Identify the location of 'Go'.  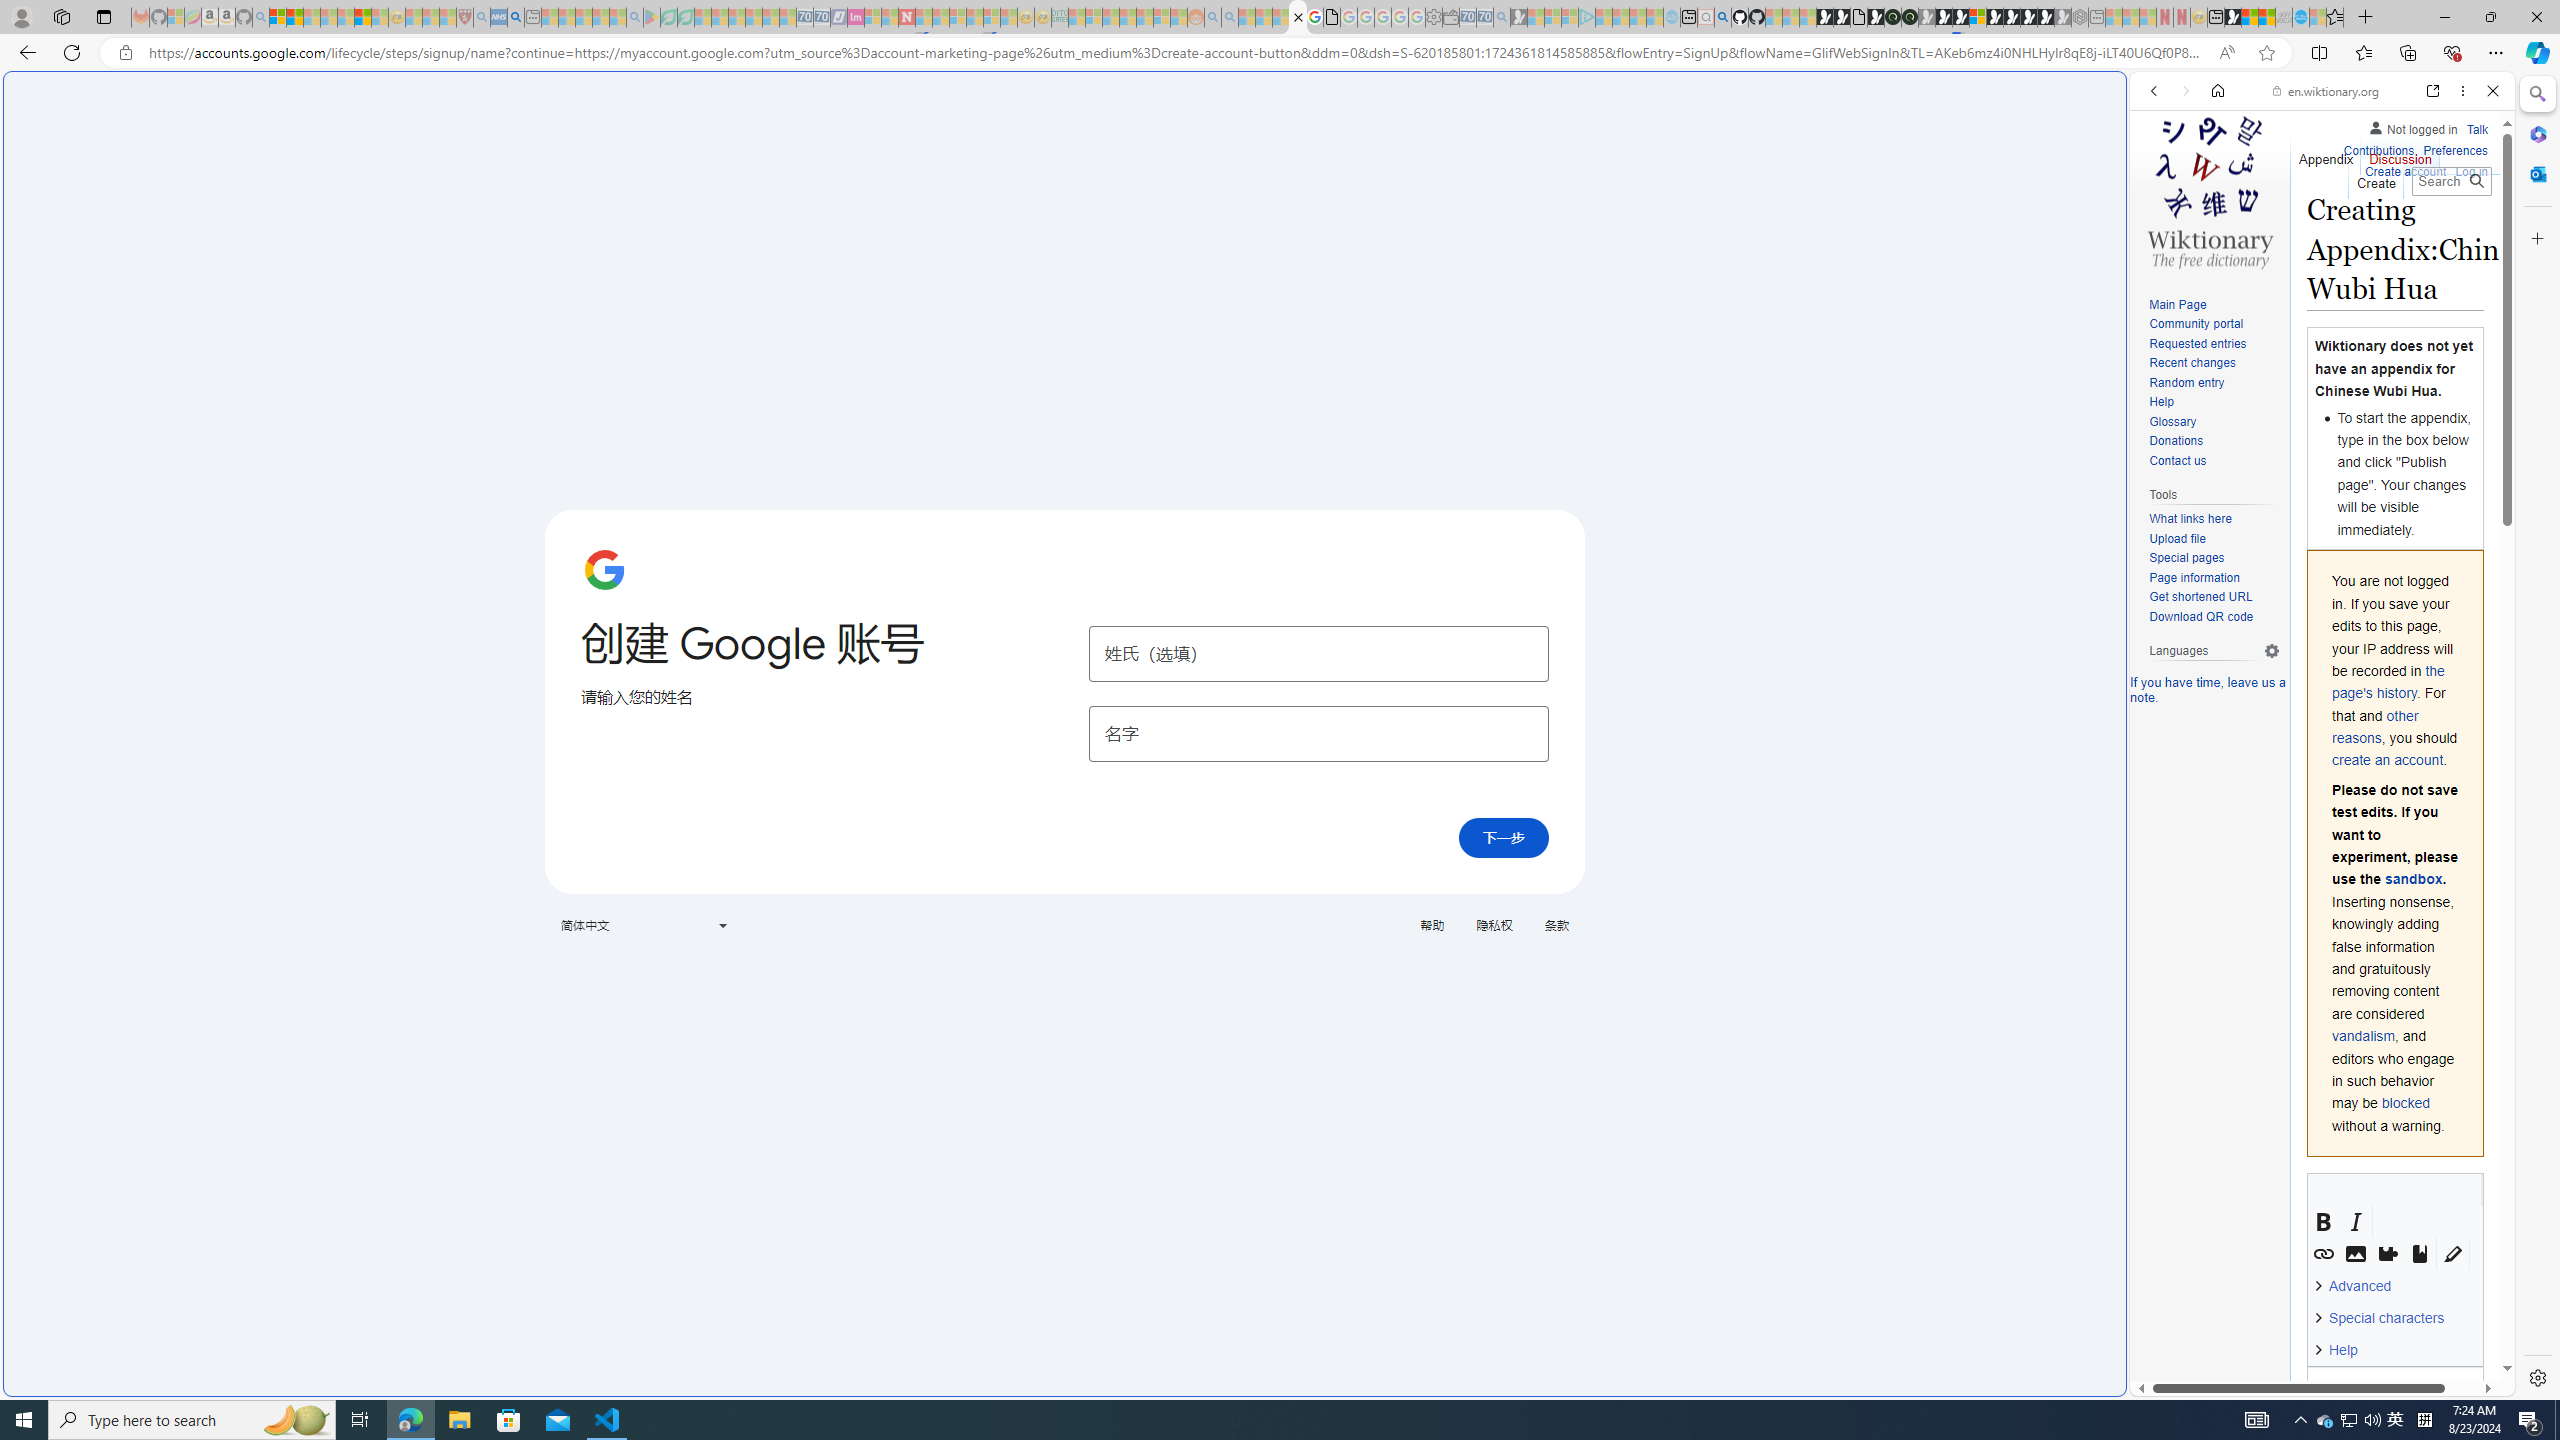
(2475, 180).